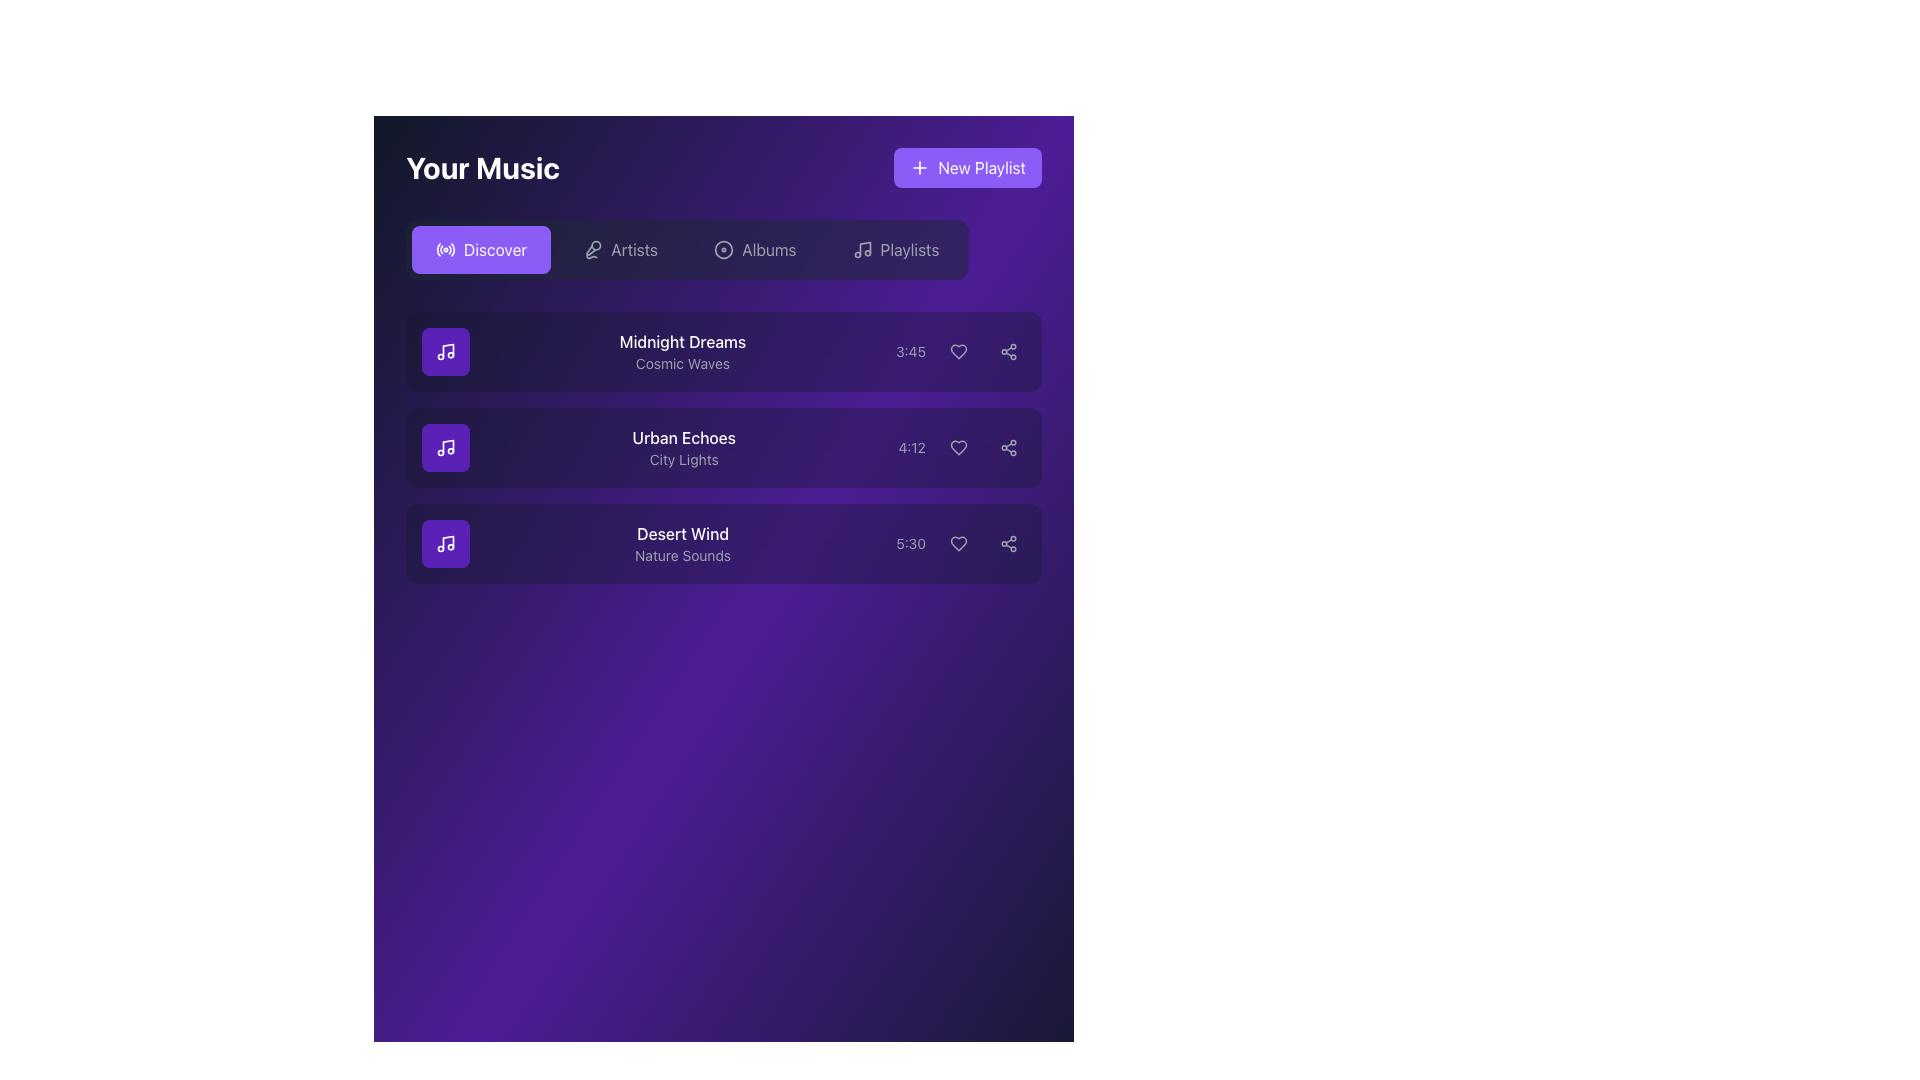  I want to click on the 'like' button (heart icon) located in the row for the song 'Urban Echoes', positioned to the right of the duration (4:12) and left of the share button, so click(958, 446).